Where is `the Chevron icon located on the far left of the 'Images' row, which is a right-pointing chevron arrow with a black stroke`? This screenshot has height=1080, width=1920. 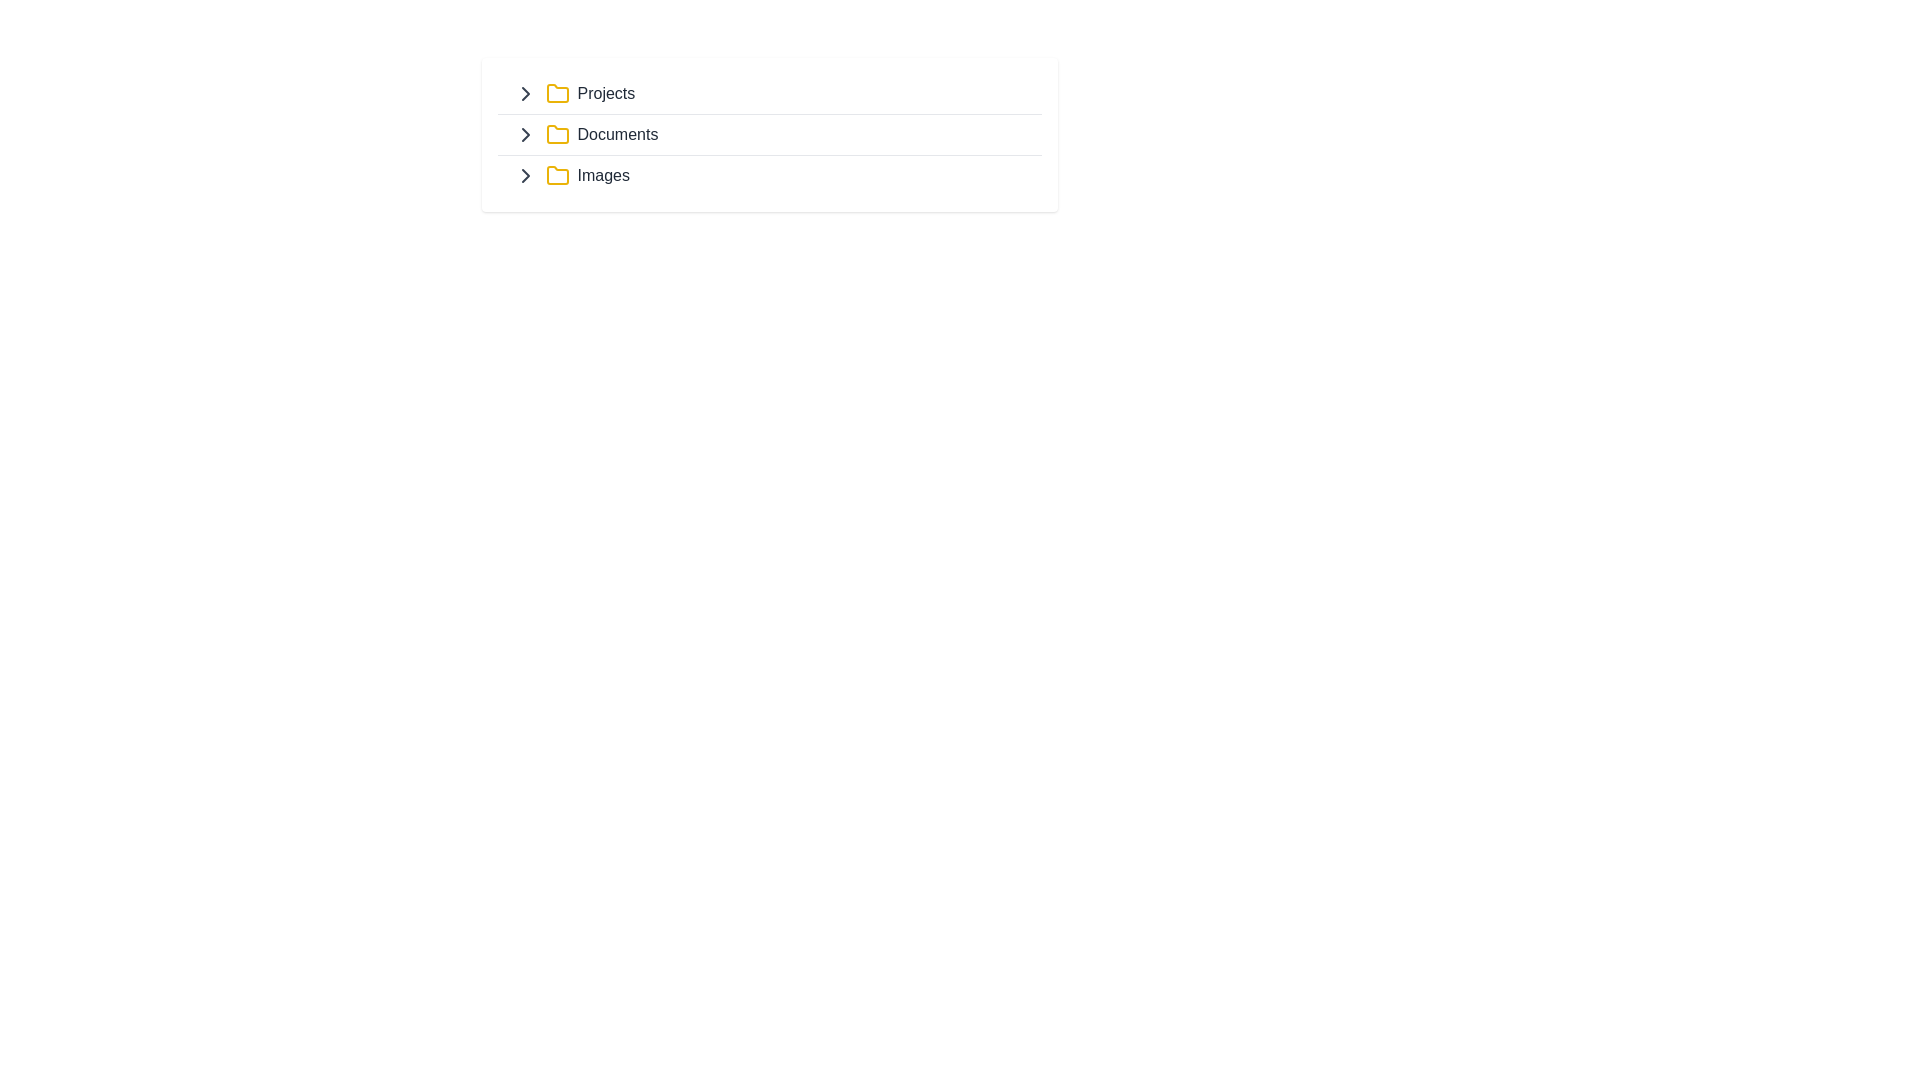
the Chevron icon located on the far left of the 'Images' row, which is a right-pointing chevron arrow with a black stroke is located at coordinates (525, 175).